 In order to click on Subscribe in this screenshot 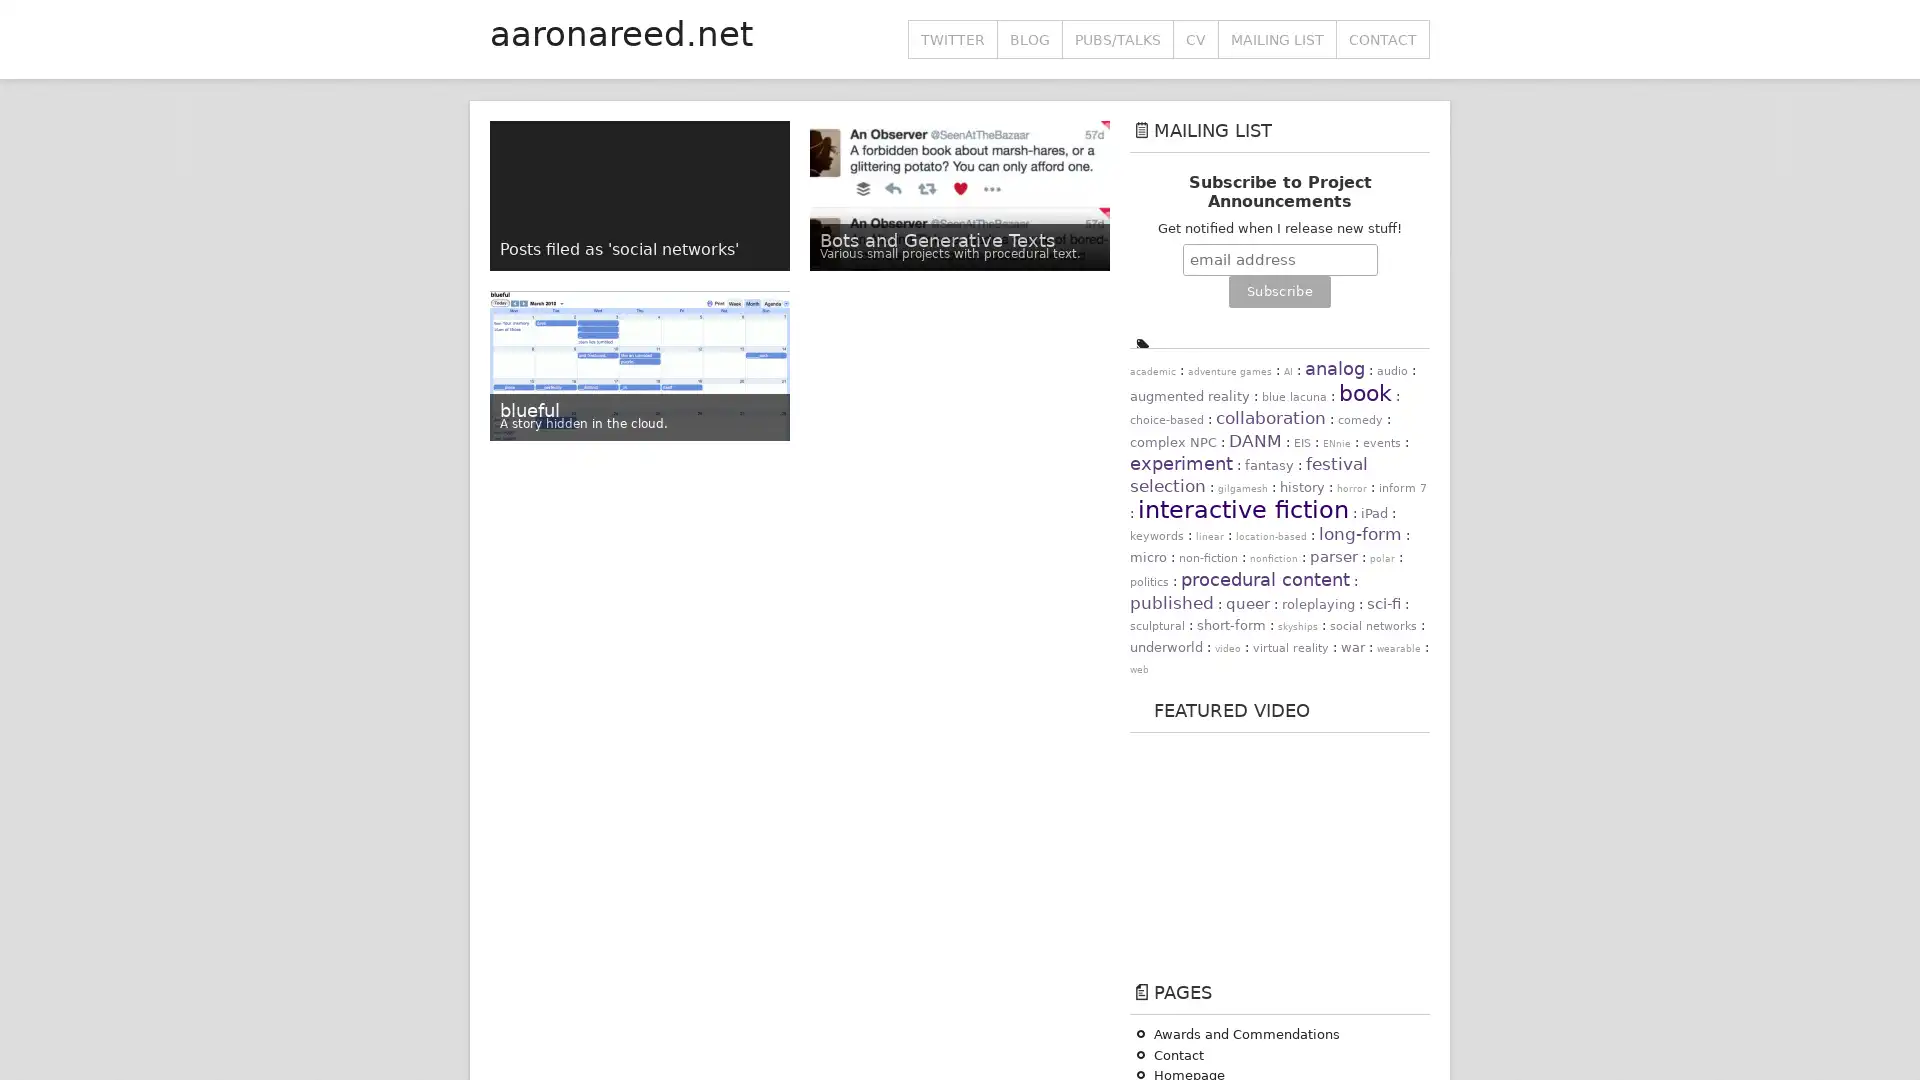, I will do `click(1278, 292)`.